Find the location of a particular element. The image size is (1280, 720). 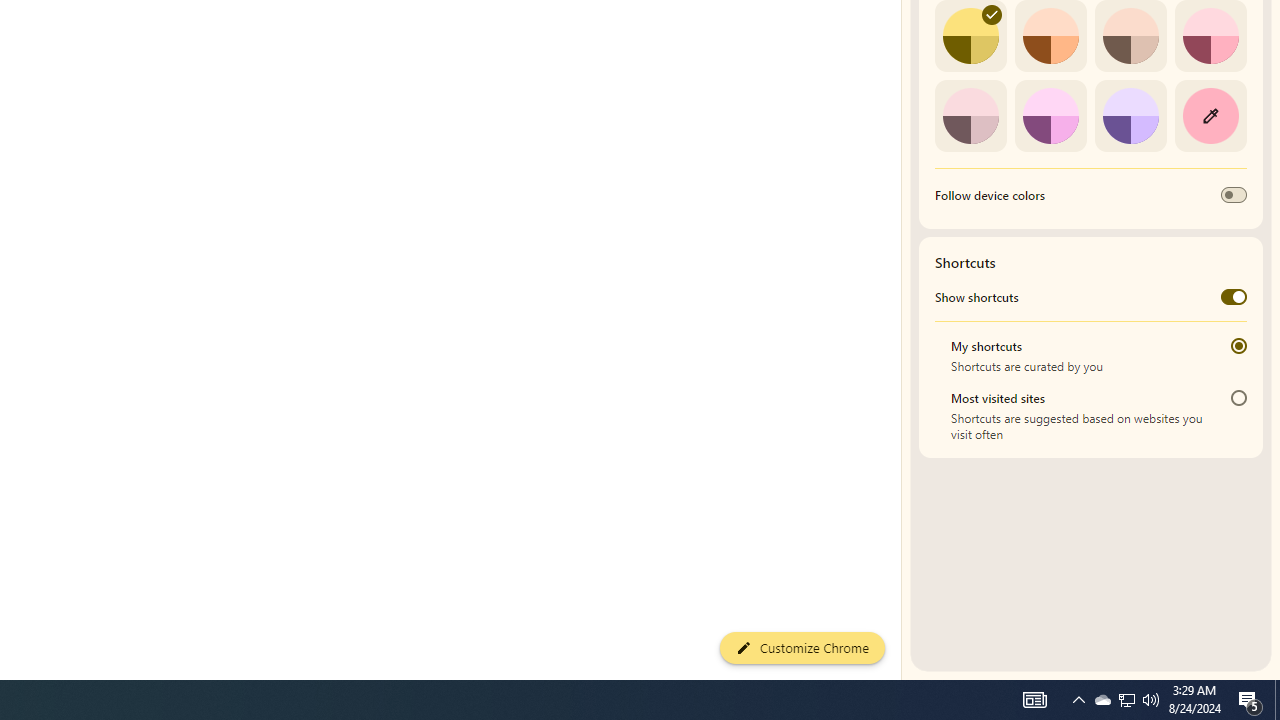

'Rose' is located at coordinates (1209, 36).